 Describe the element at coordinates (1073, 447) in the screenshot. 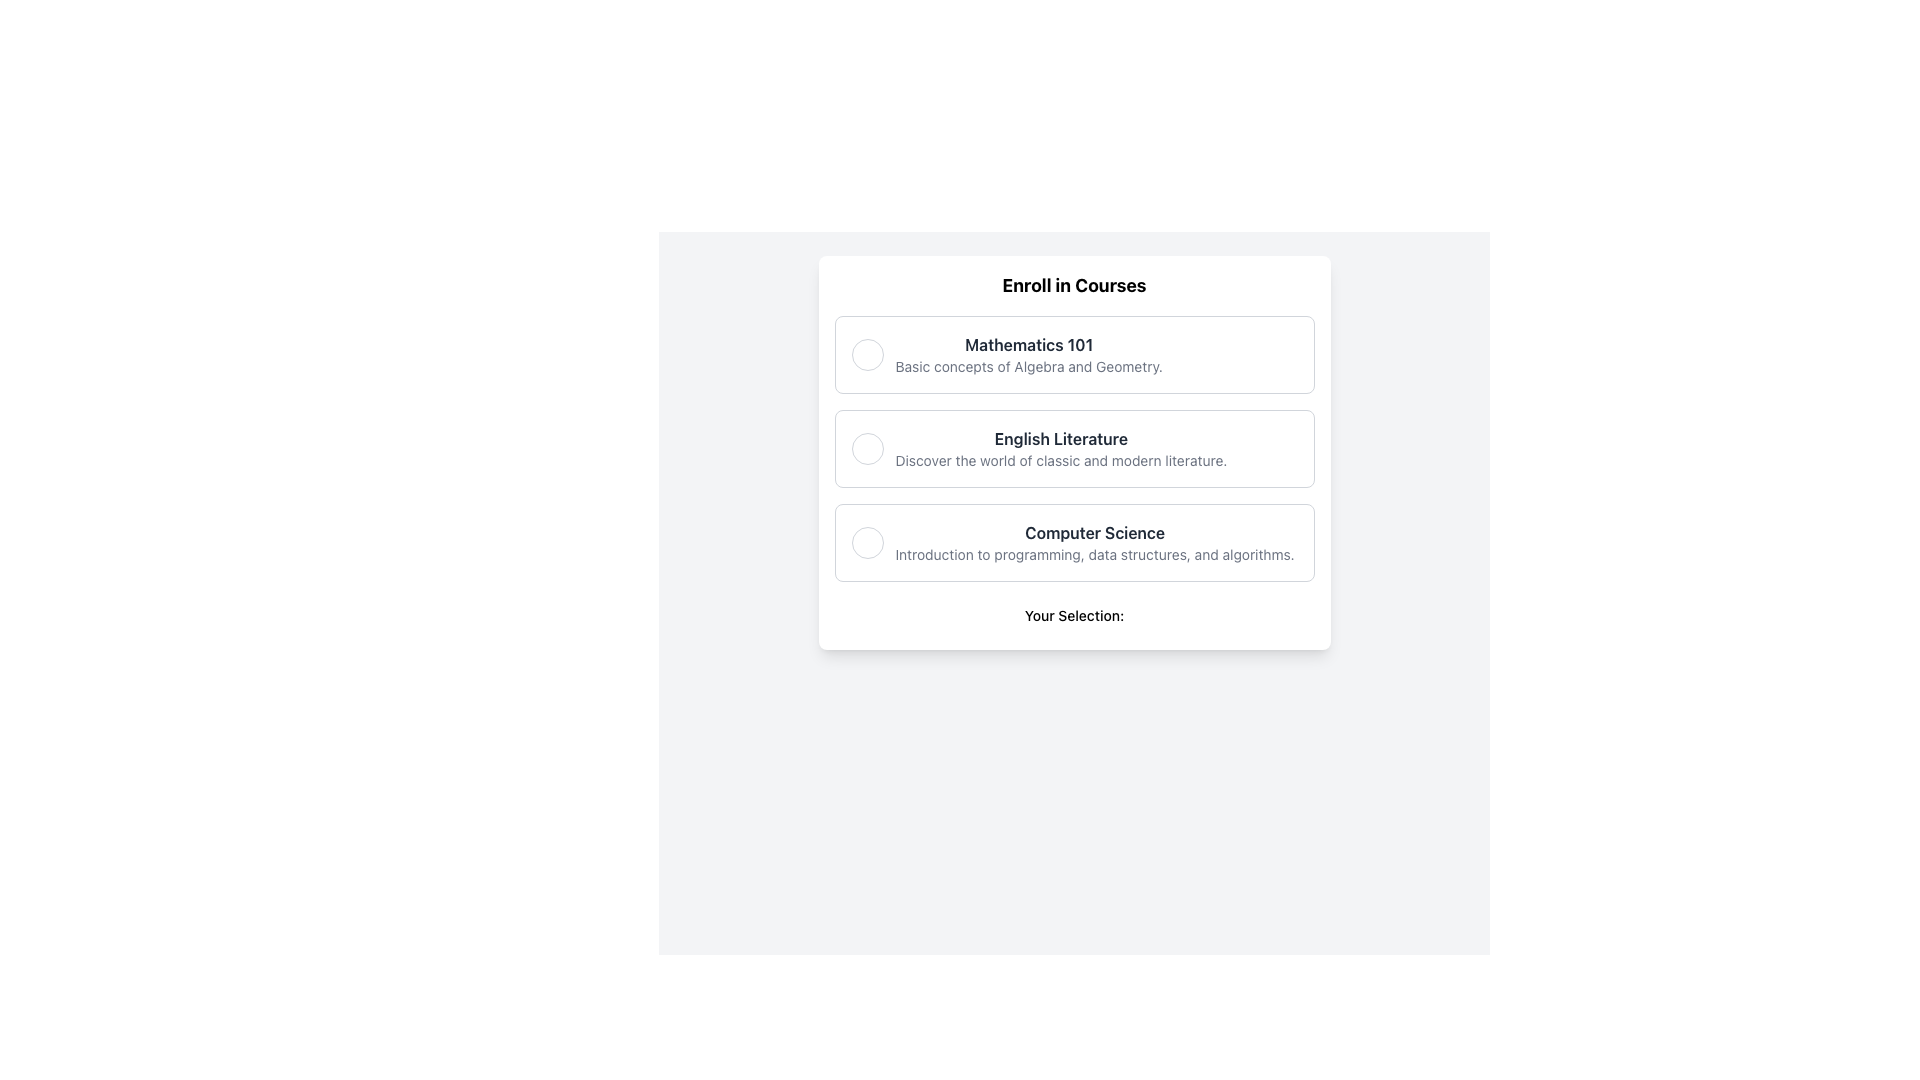

I see `the 'English Literature' course option card` at that location.